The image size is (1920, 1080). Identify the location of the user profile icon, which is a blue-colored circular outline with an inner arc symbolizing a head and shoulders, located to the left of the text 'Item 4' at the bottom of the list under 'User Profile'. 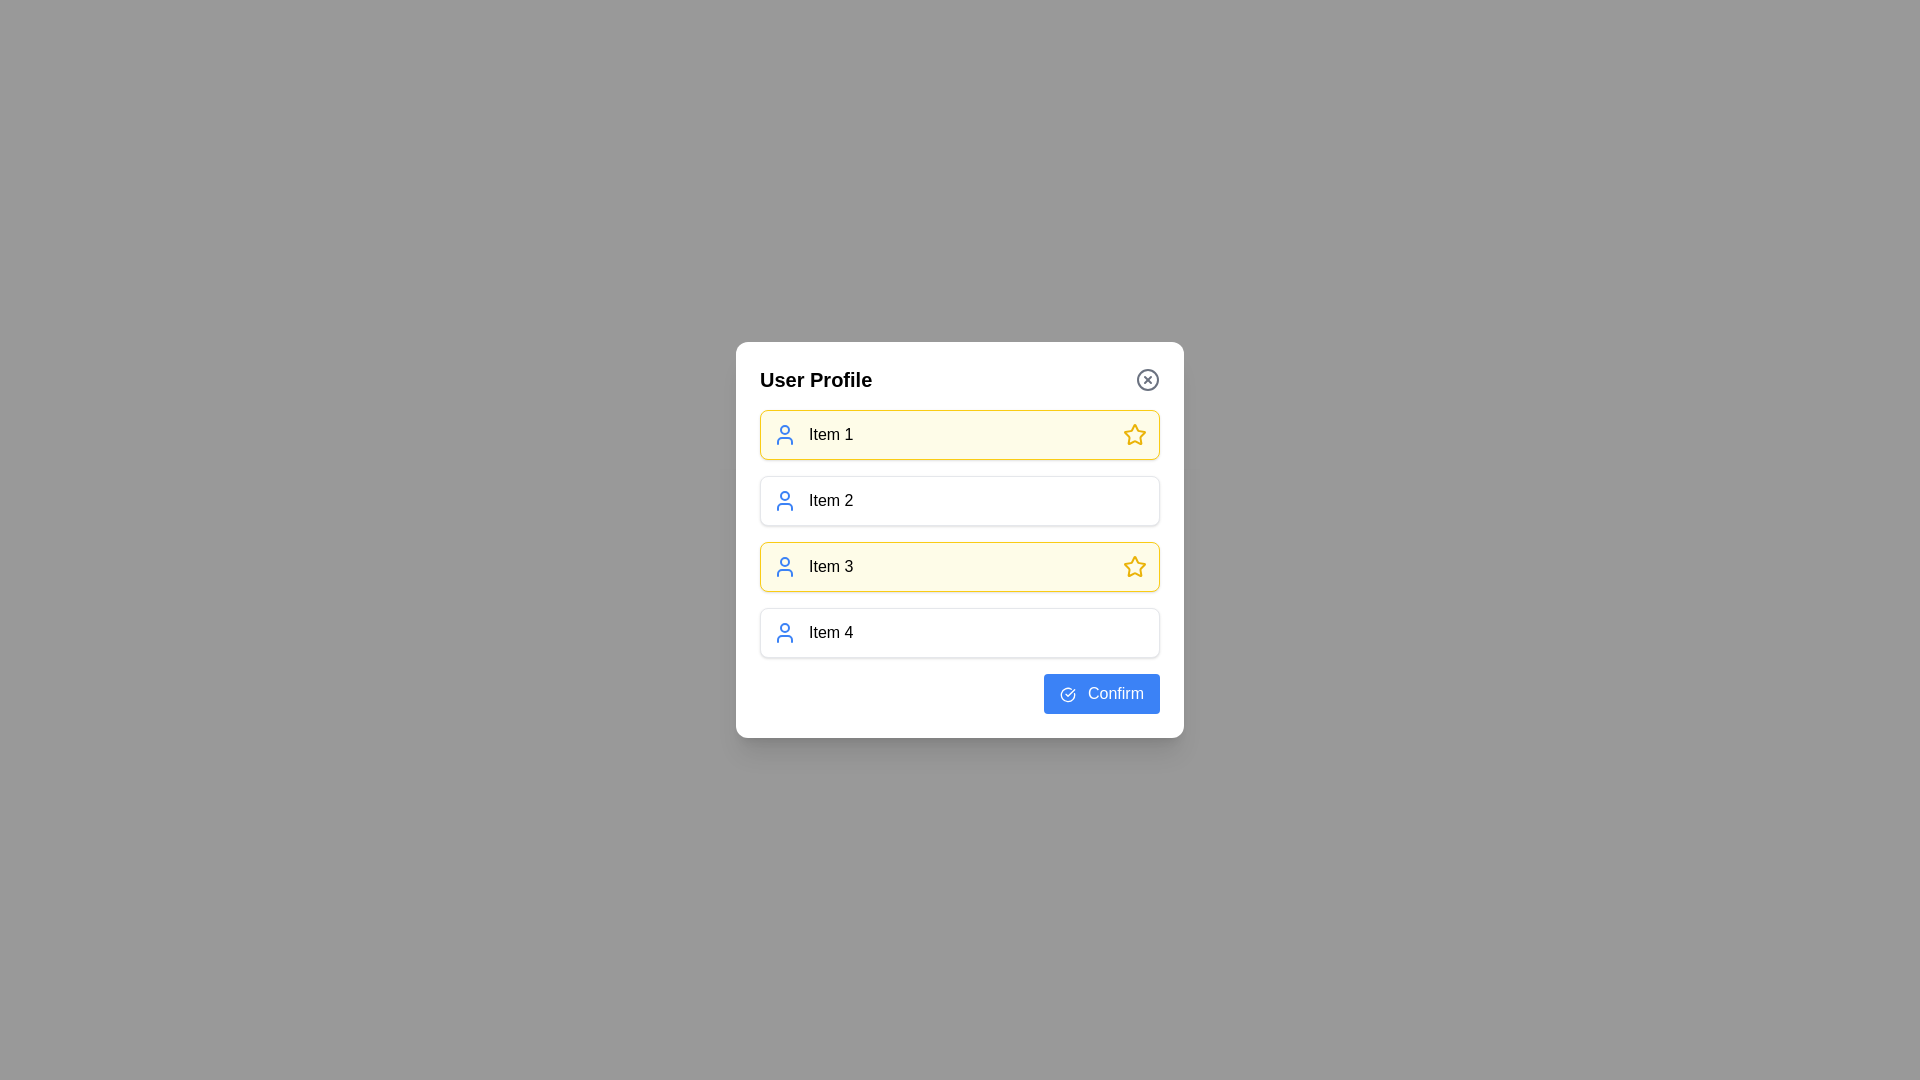
(784, 632).